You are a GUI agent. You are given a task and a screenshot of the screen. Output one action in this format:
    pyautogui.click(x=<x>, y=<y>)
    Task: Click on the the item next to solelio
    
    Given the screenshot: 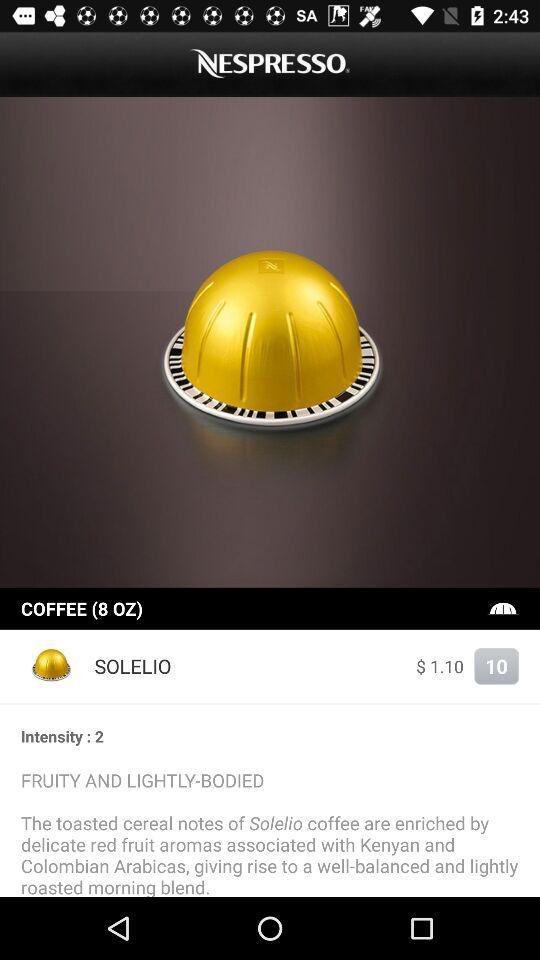 What is the action you would take?
    pyautogui.click(x=440, y=666)
    